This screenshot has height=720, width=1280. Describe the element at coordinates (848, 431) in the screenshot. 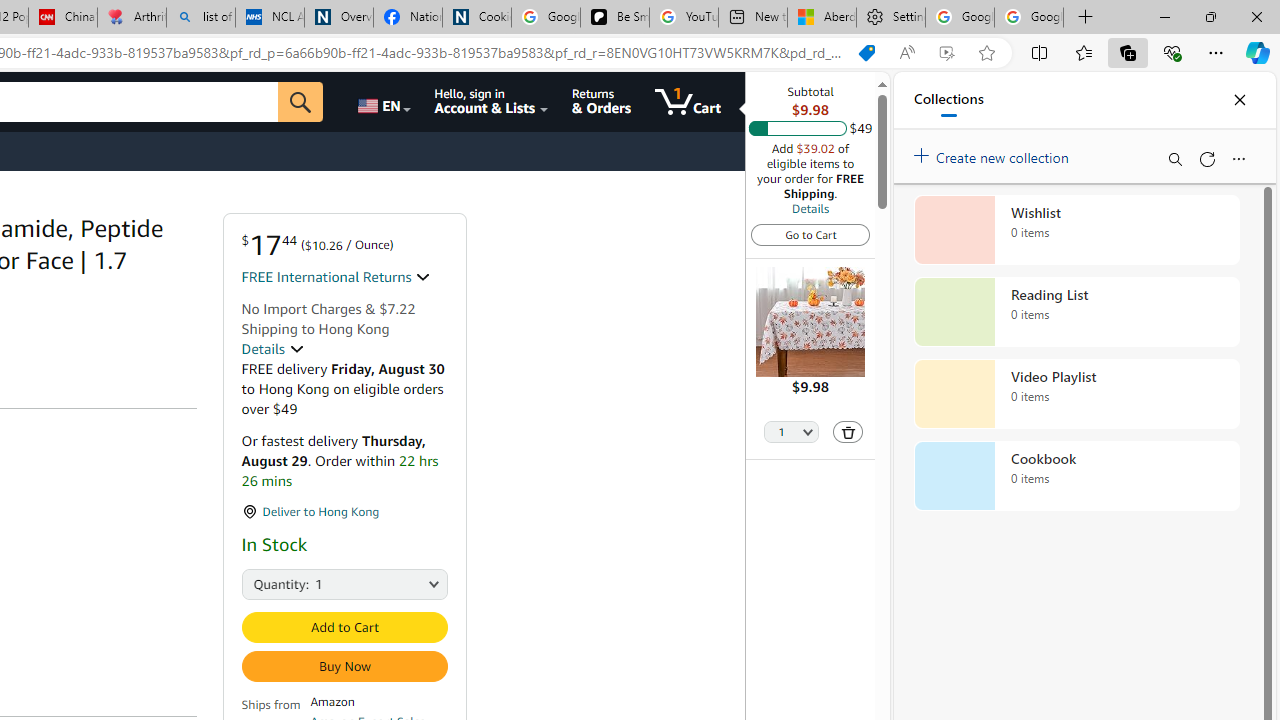

I see `'Delete'` at that location.